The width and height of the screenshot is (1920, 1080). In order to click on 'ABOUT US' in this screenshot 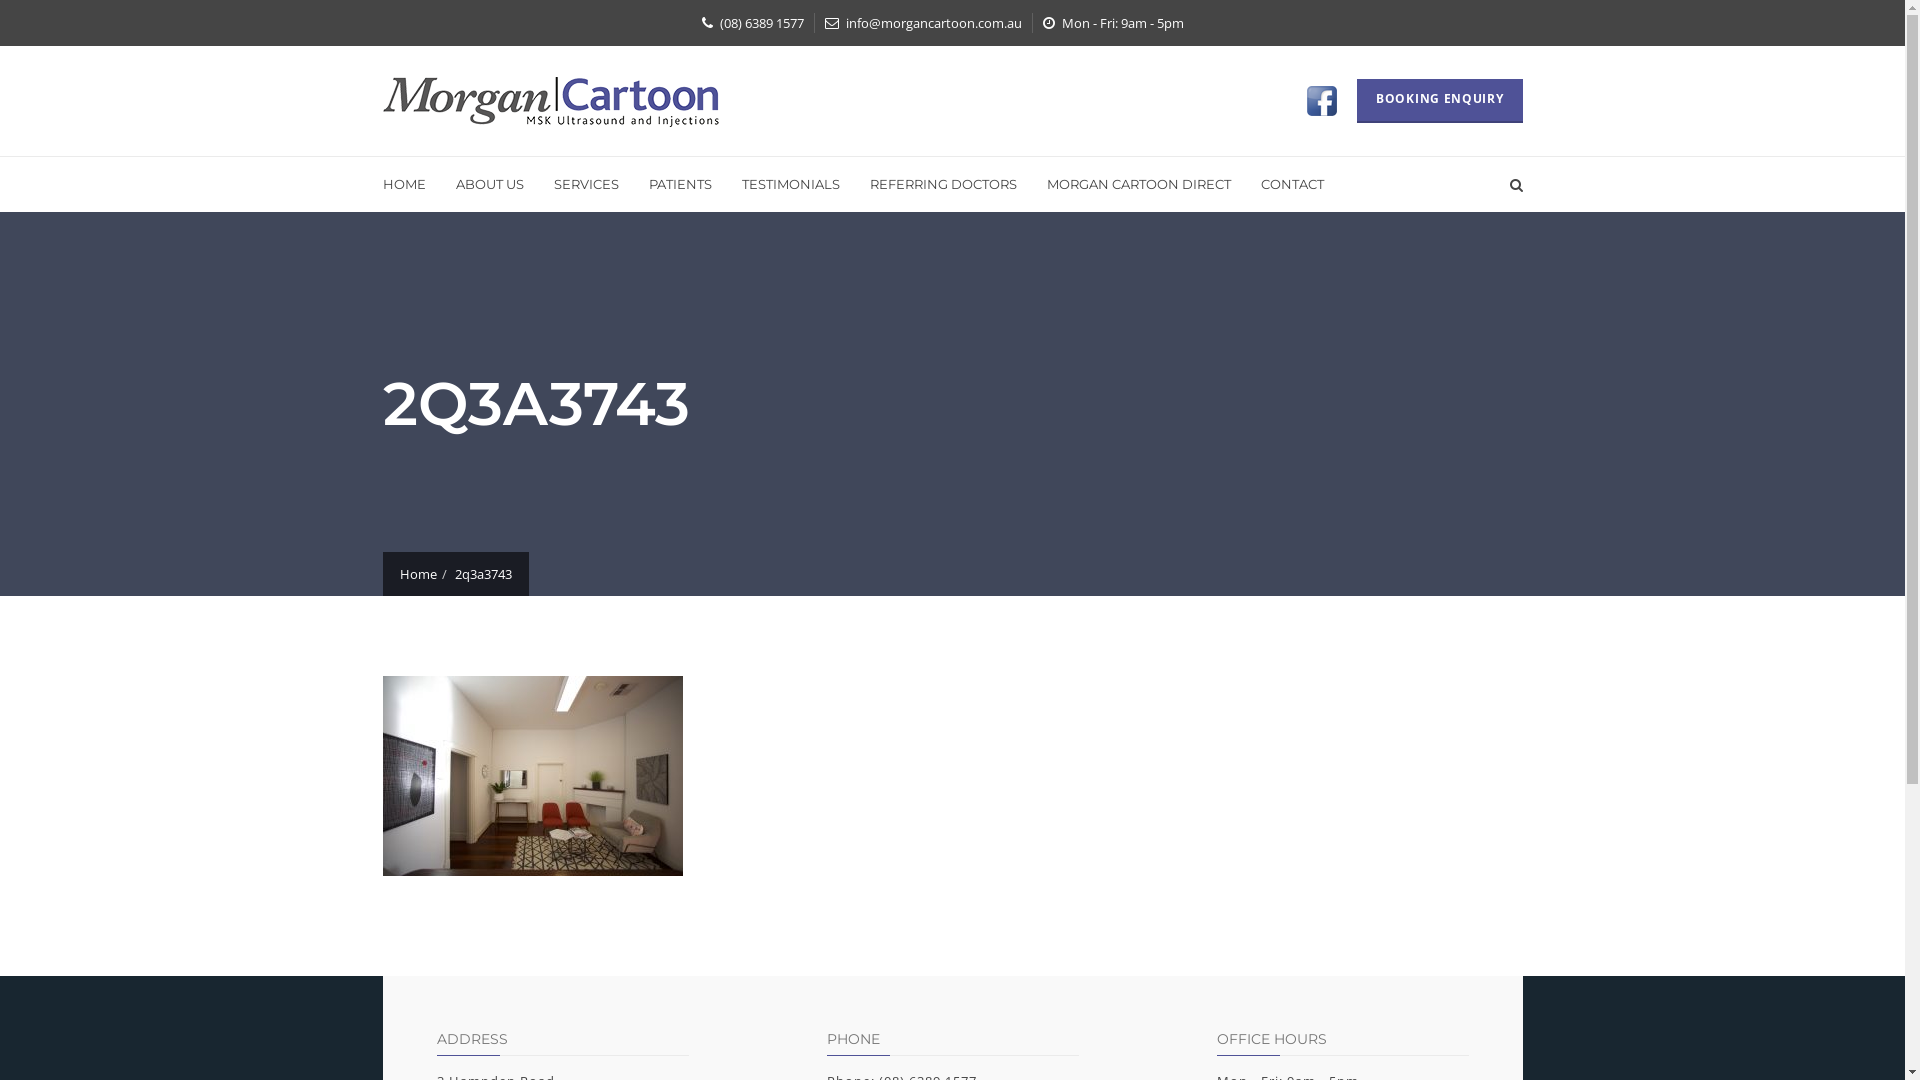, I will do `click(489, 184)`.